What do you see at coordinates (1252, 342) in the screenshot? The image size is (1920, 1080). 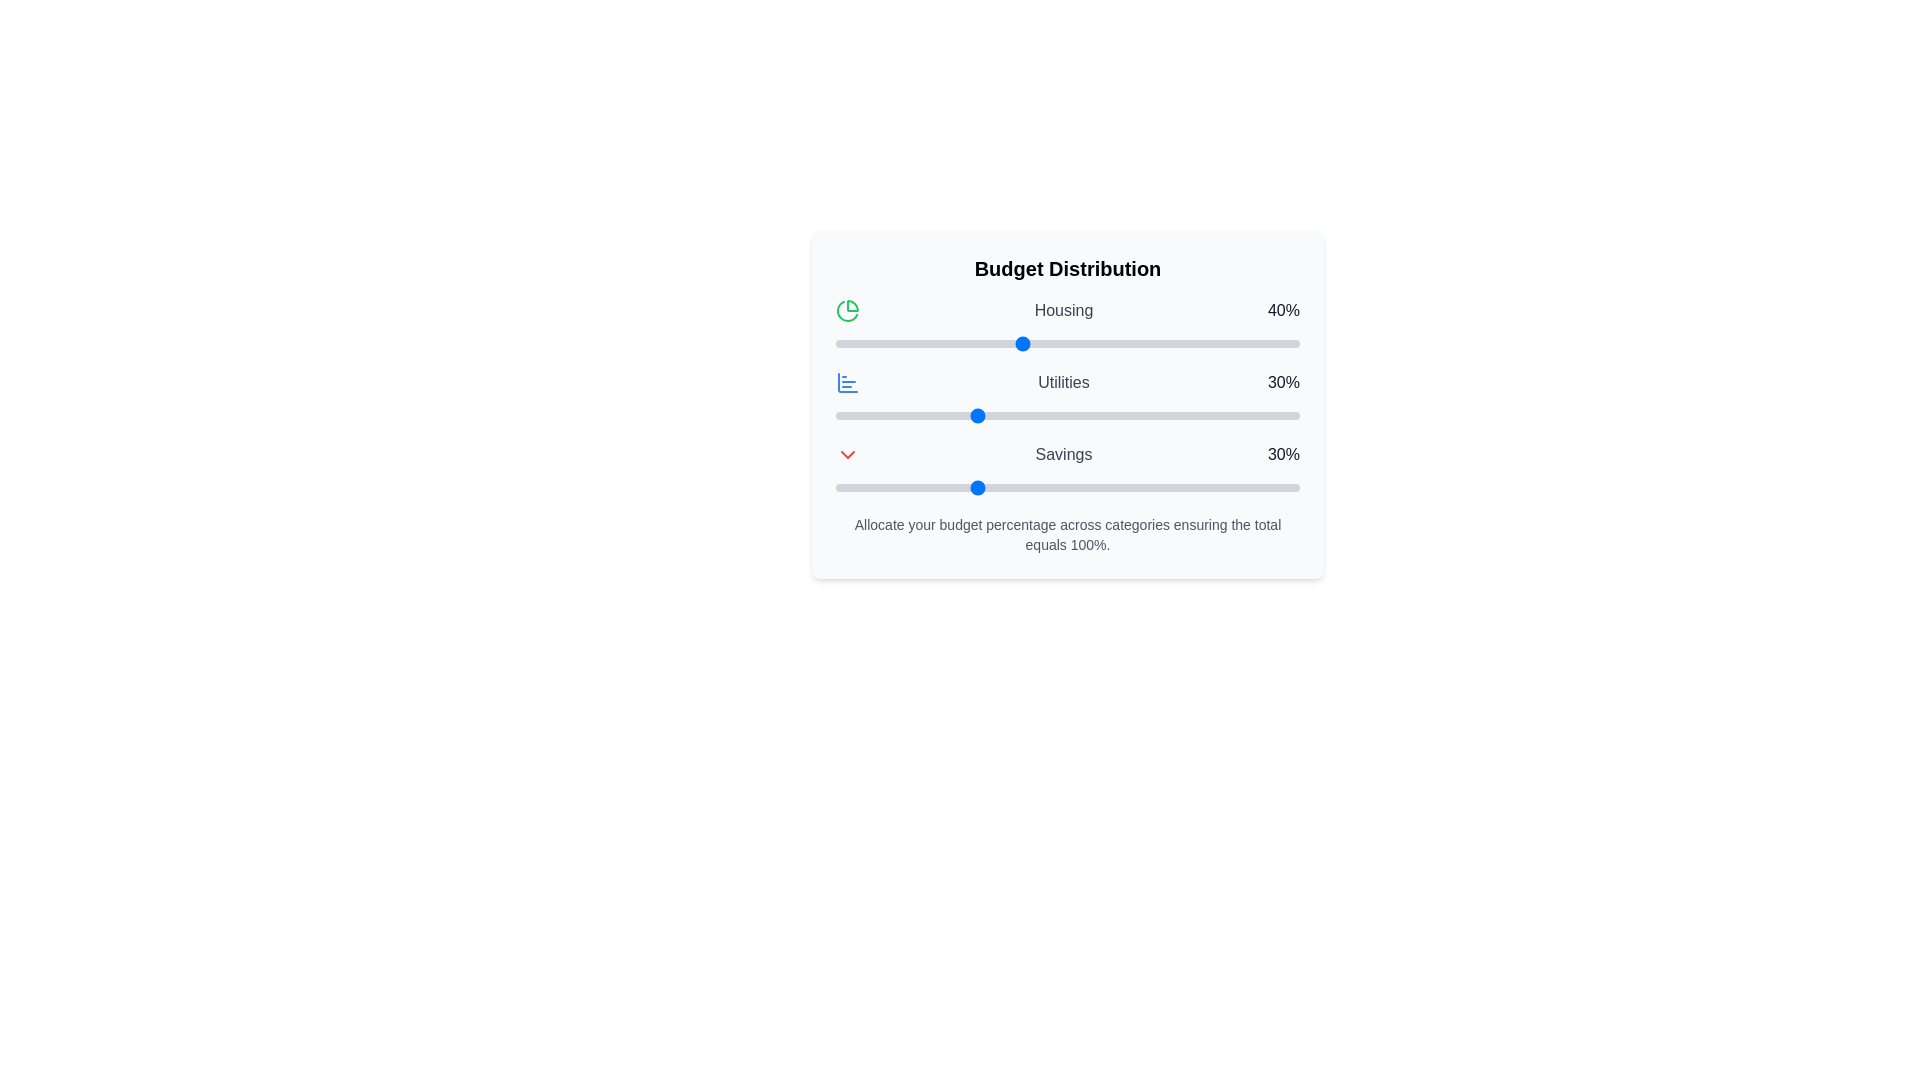 I see `housing budget` at bounding box center [1252, 342].